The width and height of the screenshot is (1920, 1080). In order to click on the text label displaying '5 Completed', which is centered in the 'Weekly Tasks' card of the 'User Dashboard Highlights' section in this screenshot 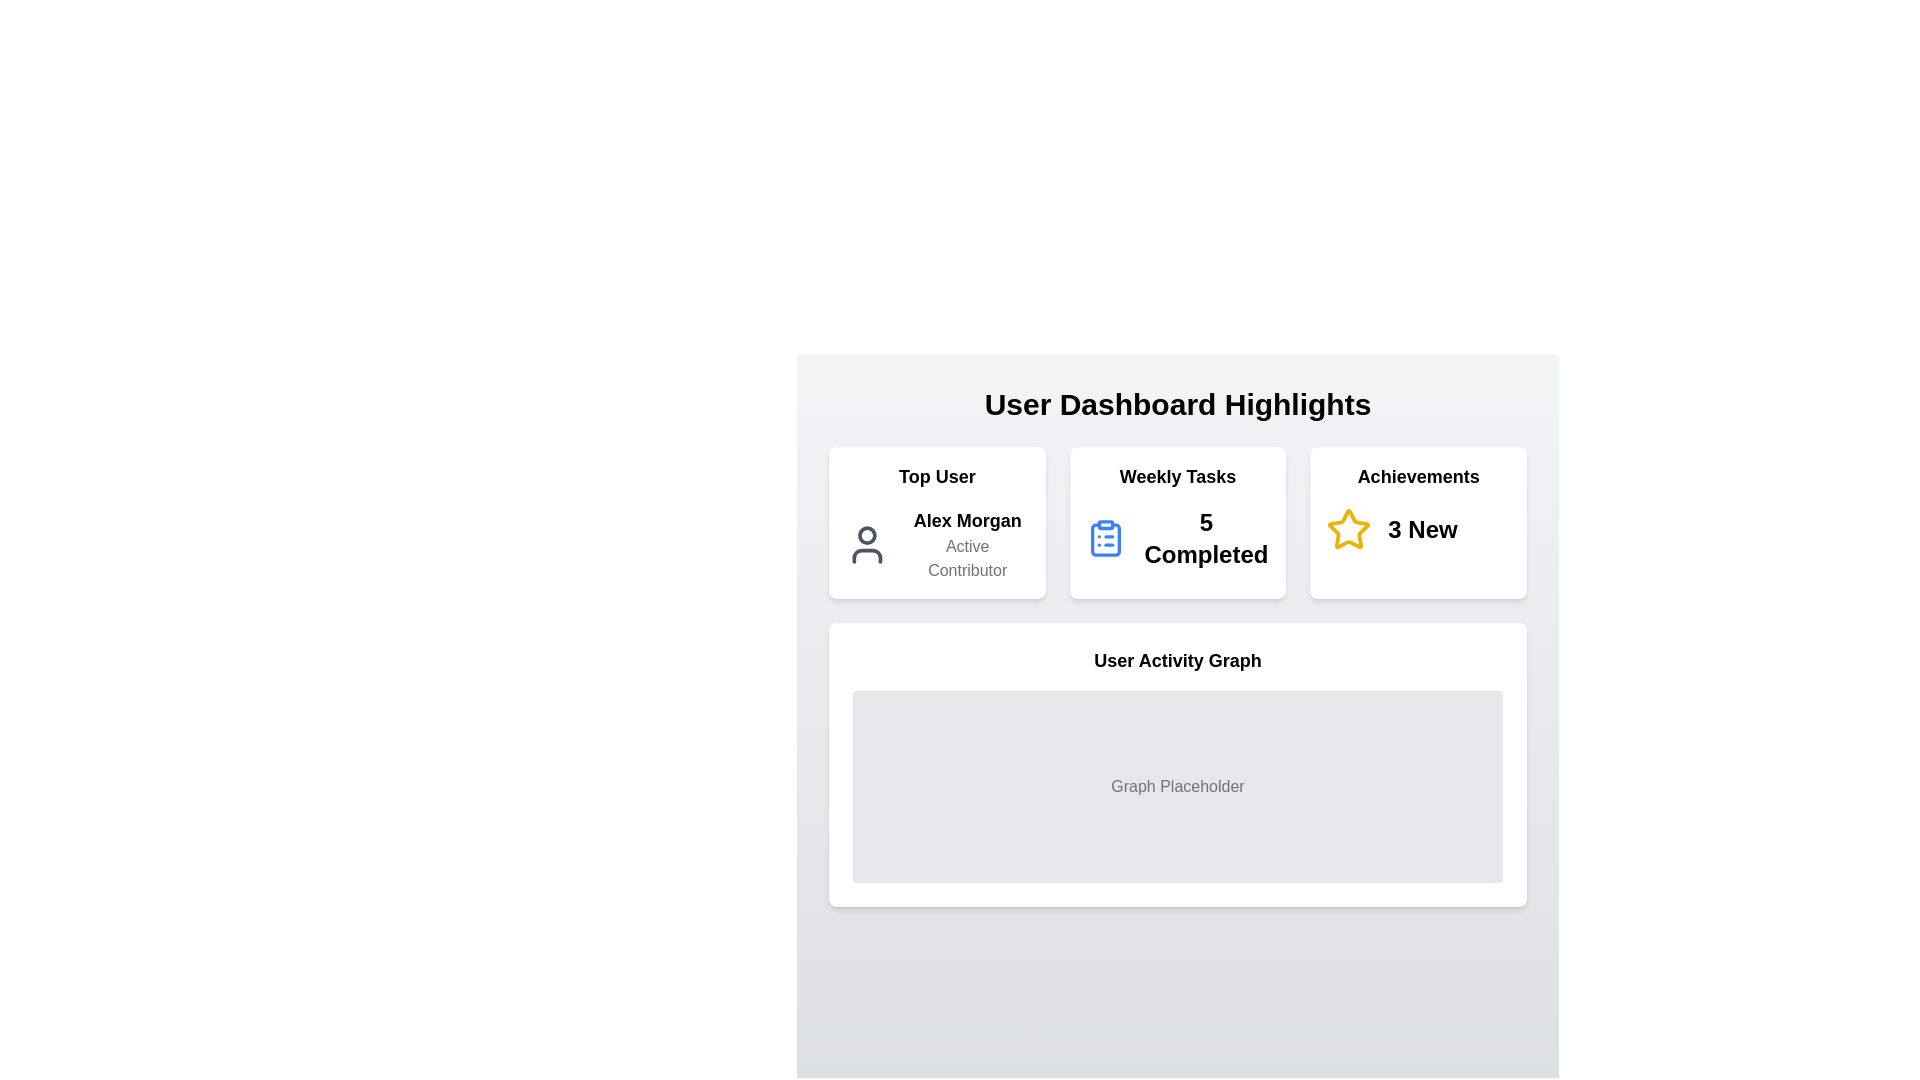, I will do `click(1205, 538)`.